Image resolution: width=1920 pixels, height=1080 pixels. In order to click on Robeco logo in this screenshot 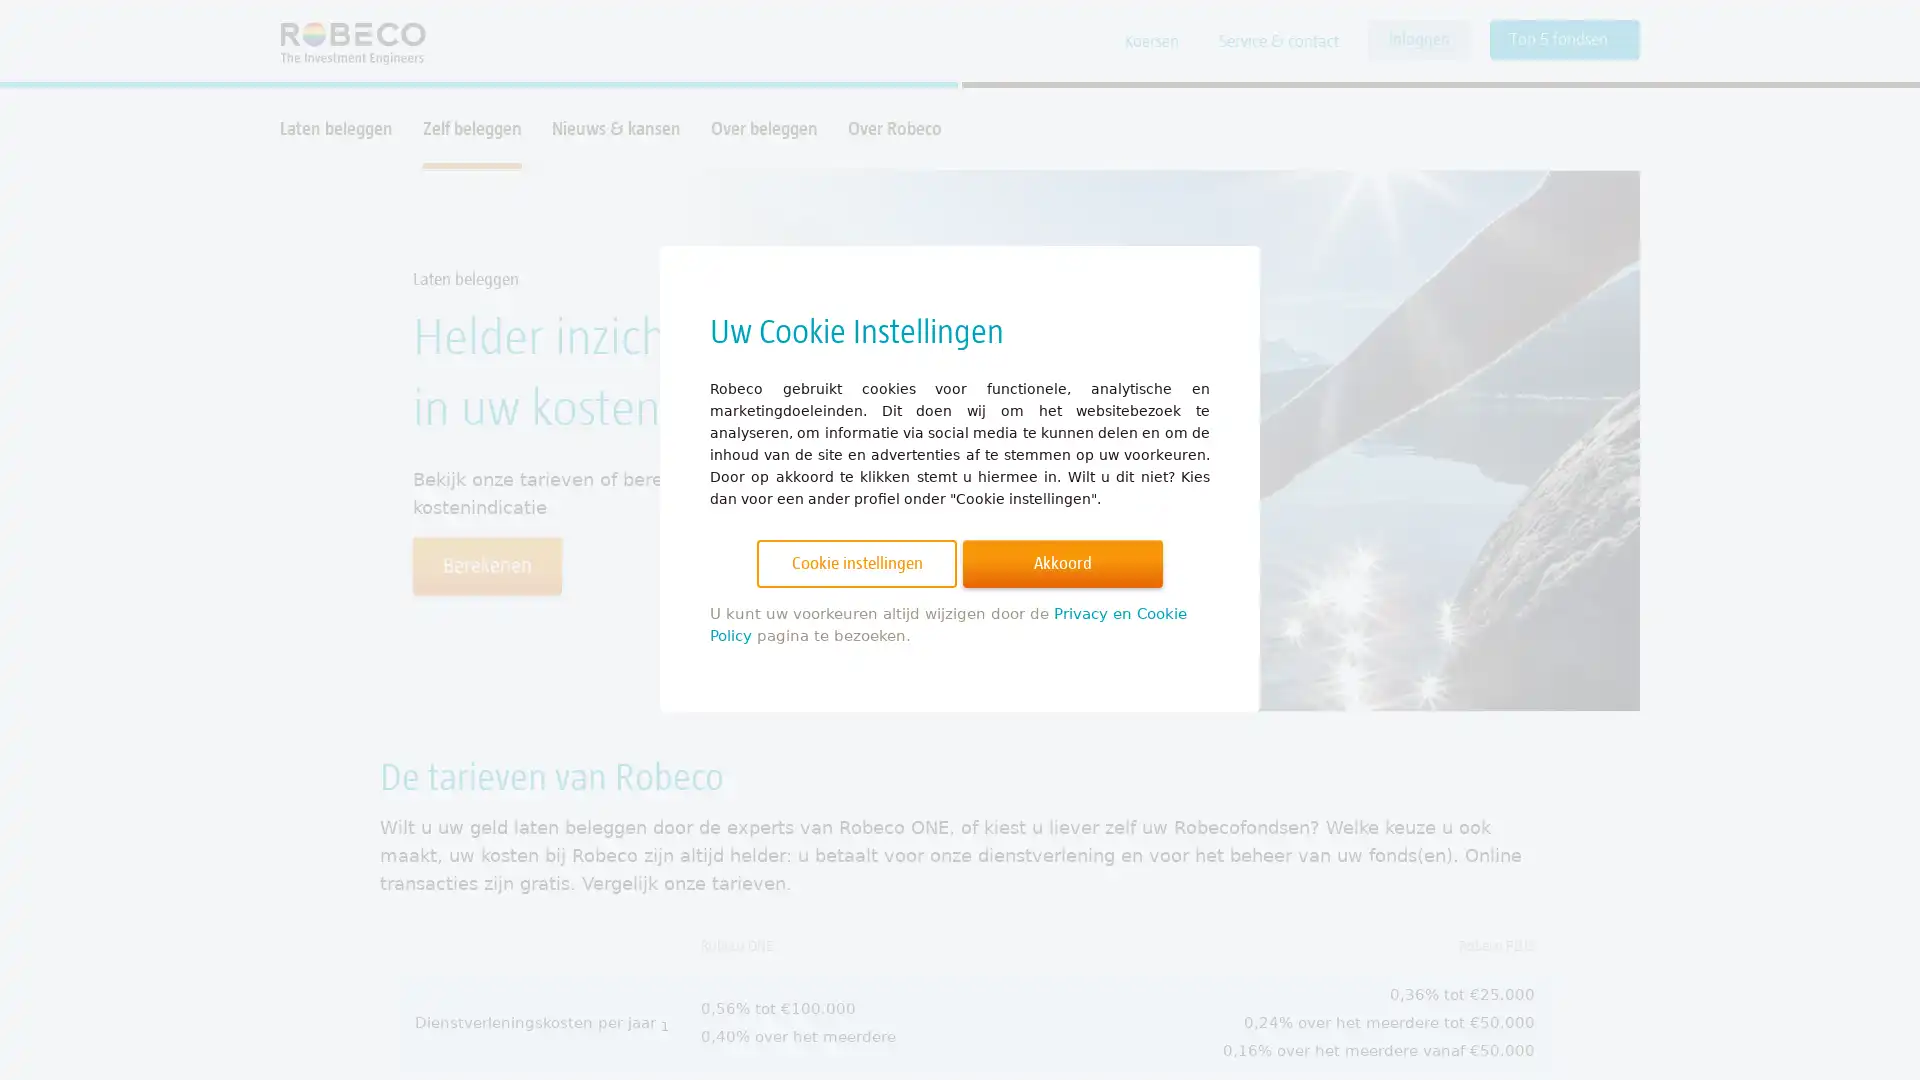, I will do `click(343, 41)`.